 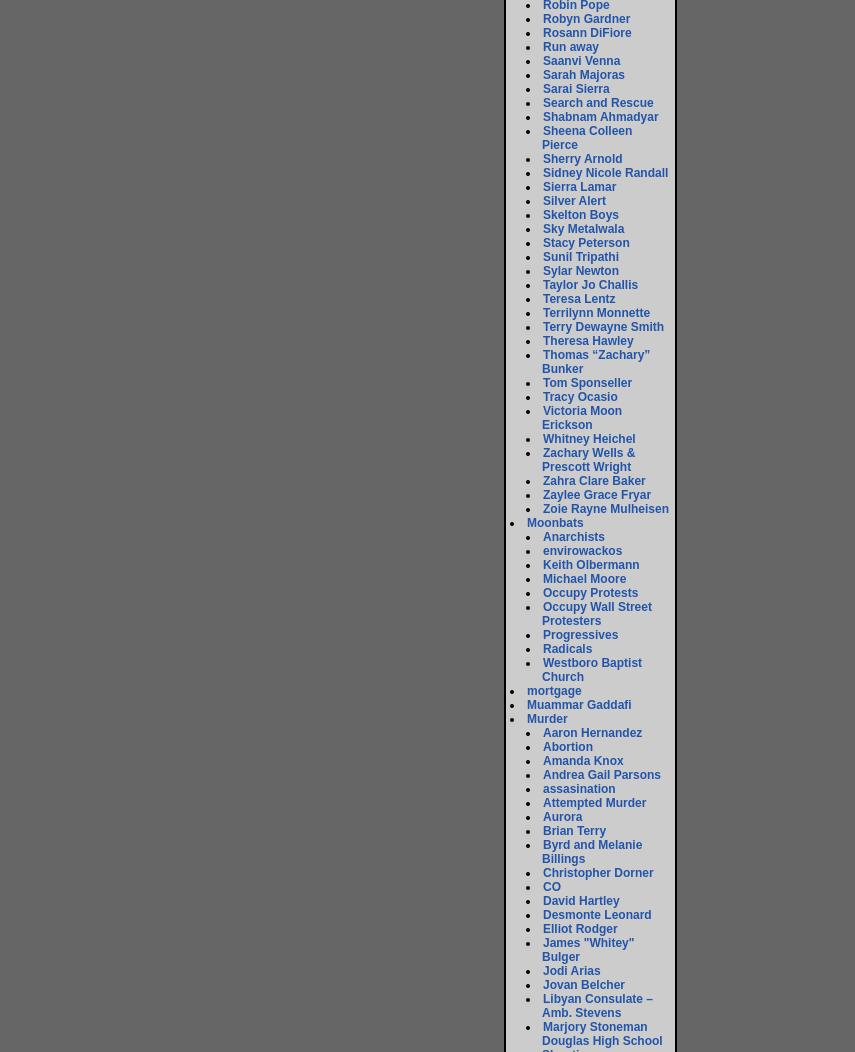 What do you see at coordinates (543, 789) in the screenshot?
I see `'assasination'` at bounding box center [543, 789].